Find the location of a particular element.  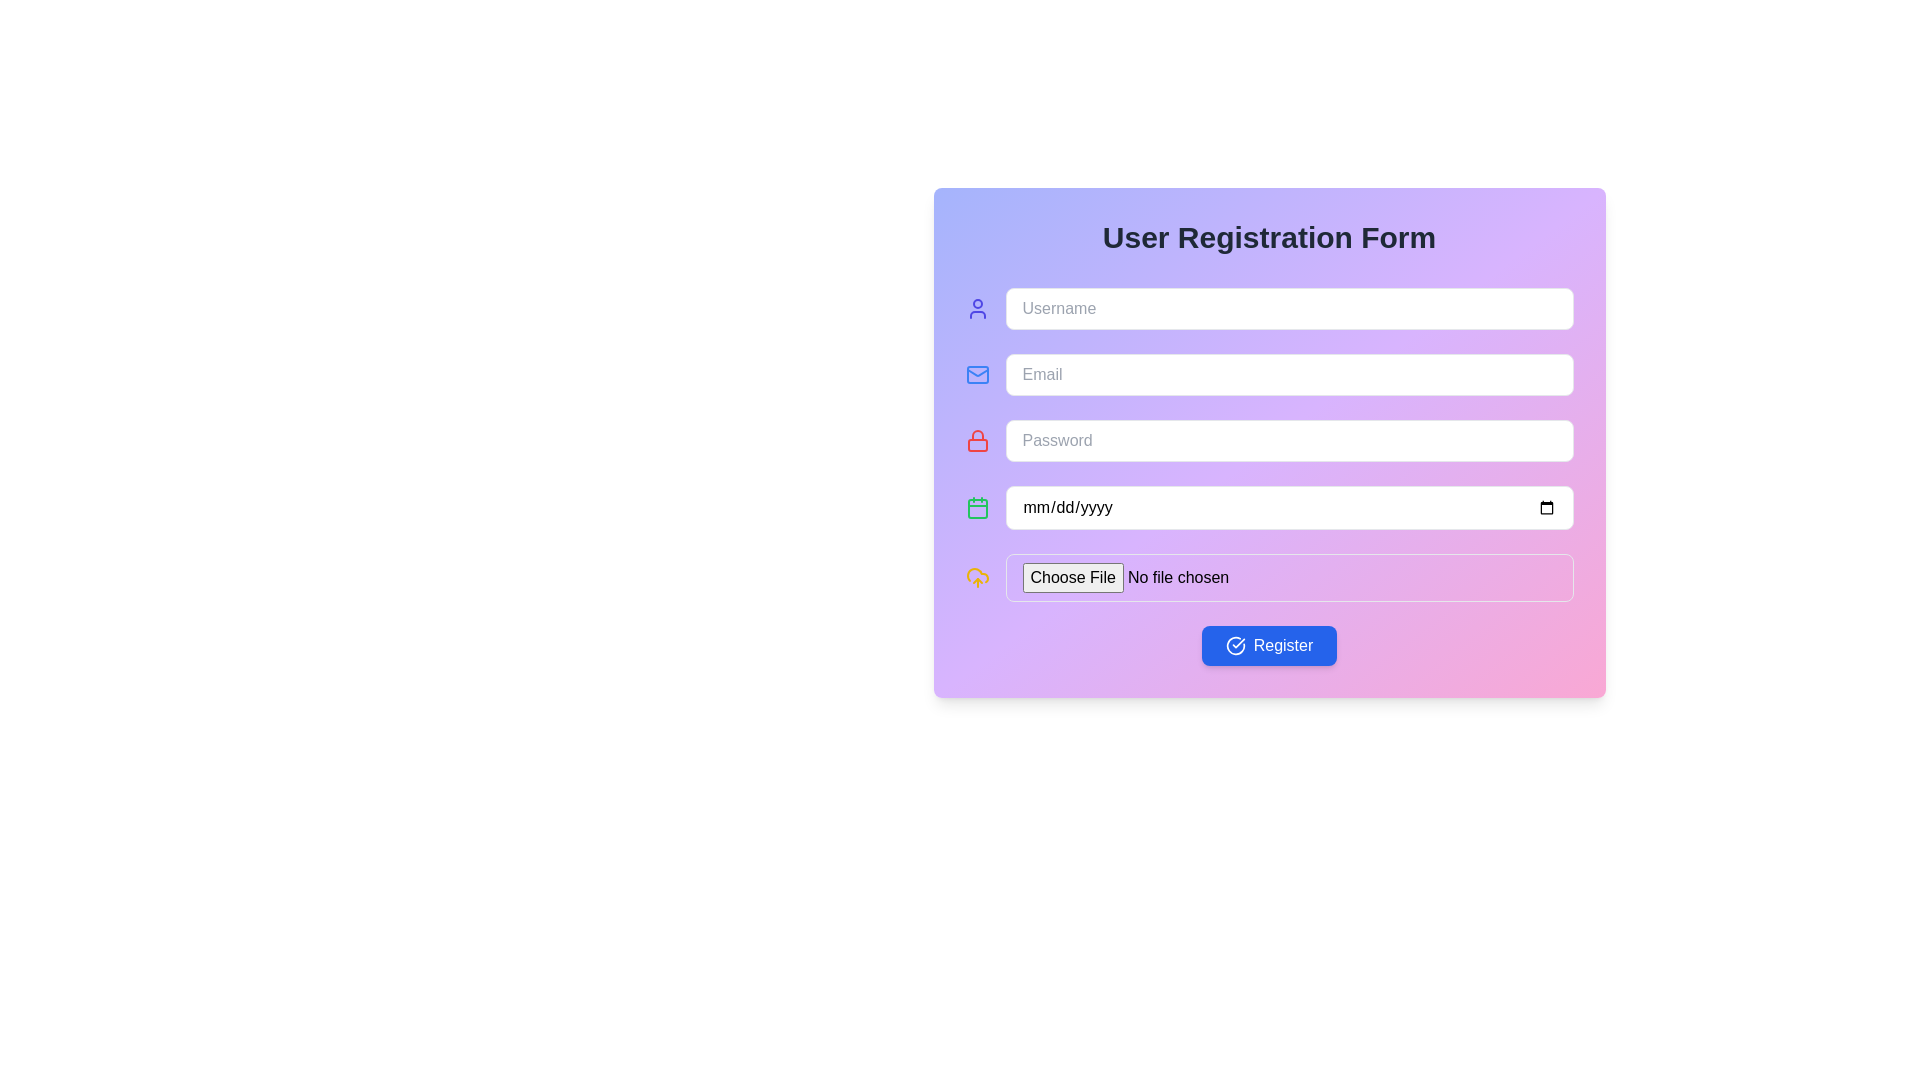

the File input field located below the date input field labeled 'mm/dd/yyyy' is located at coordinates (1289, 578).